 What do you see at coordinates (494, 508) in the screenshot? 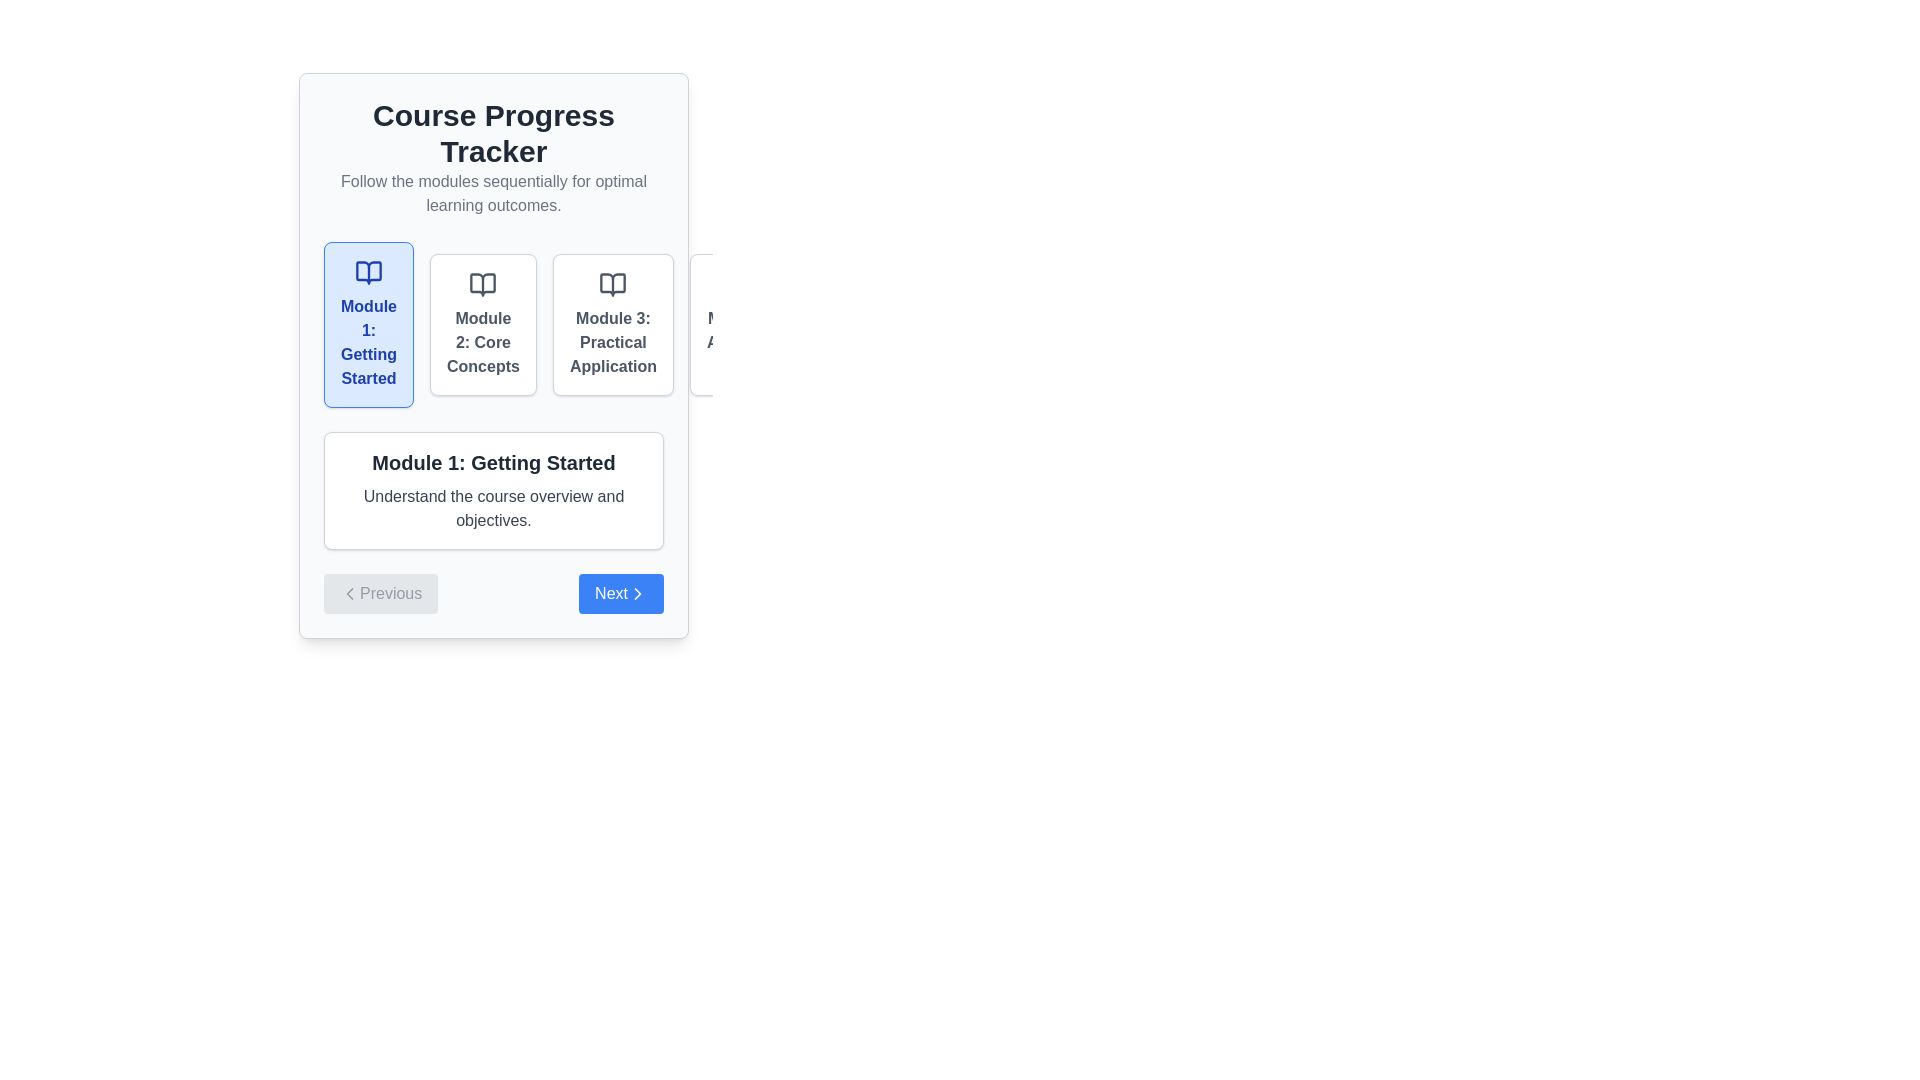
I see `the text block that provides additional information about 'Module 1: Getting Started', located directly below the module title` at bounding box center [494, 508].